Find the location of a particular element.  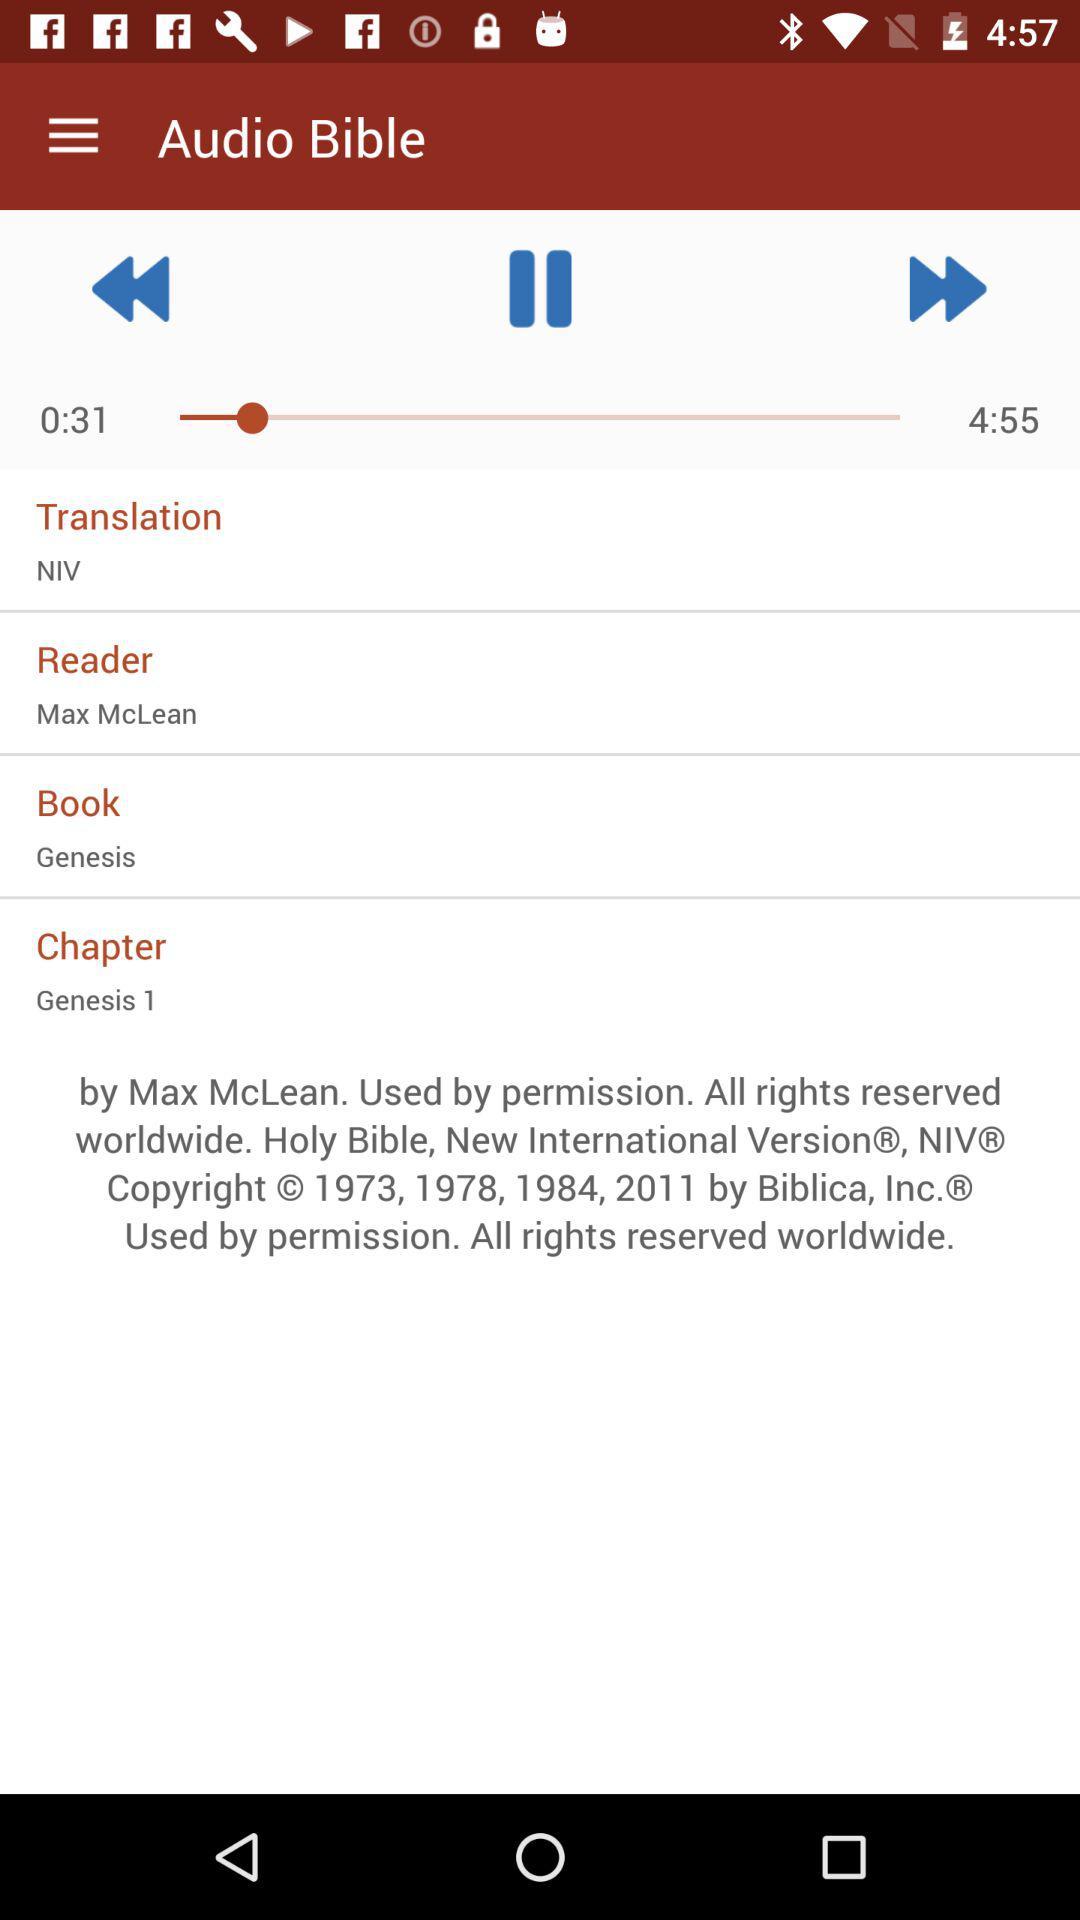

item above the by max mclean item is located at coordinates (540, 999).